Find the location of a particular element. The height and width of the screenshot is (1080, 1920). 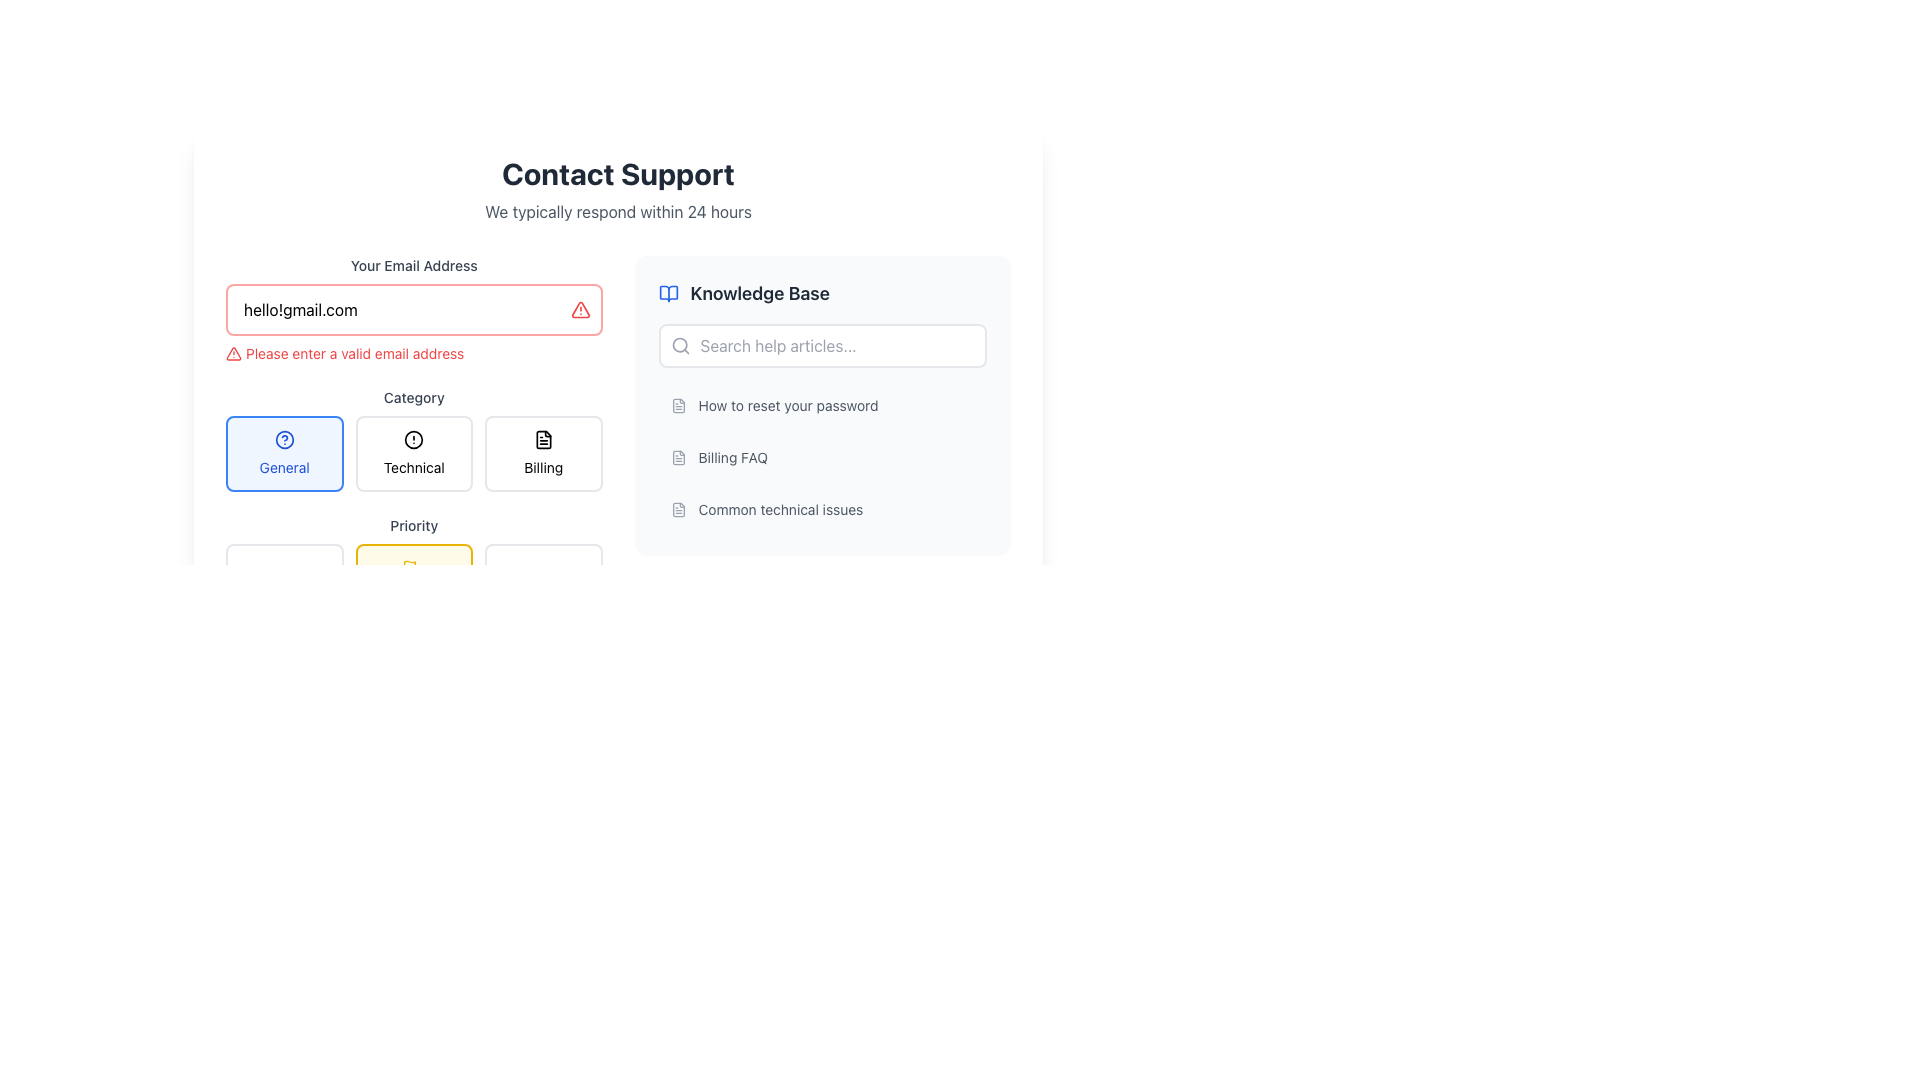

the inner circle of the magnifying glass icon located to the left of the search input field in the 'Knowledge Base' section is located at coordinates (679, 344).